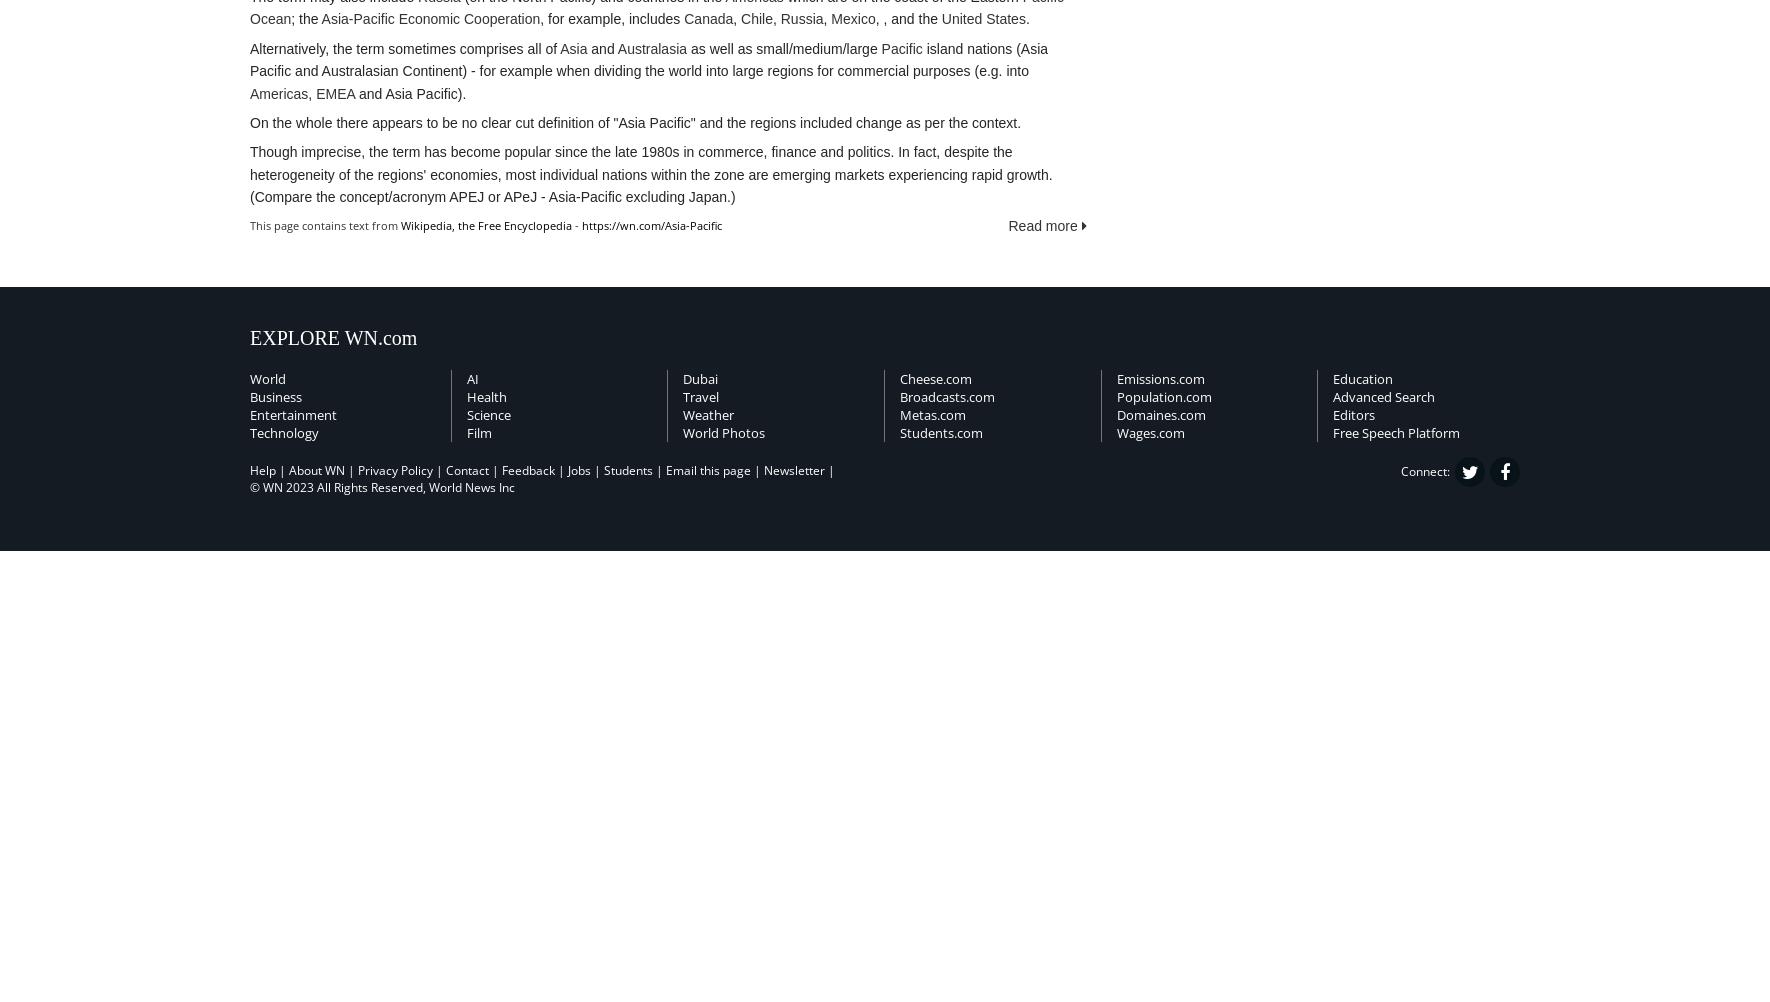  I want to click on 'Education', so click(1363, 378).